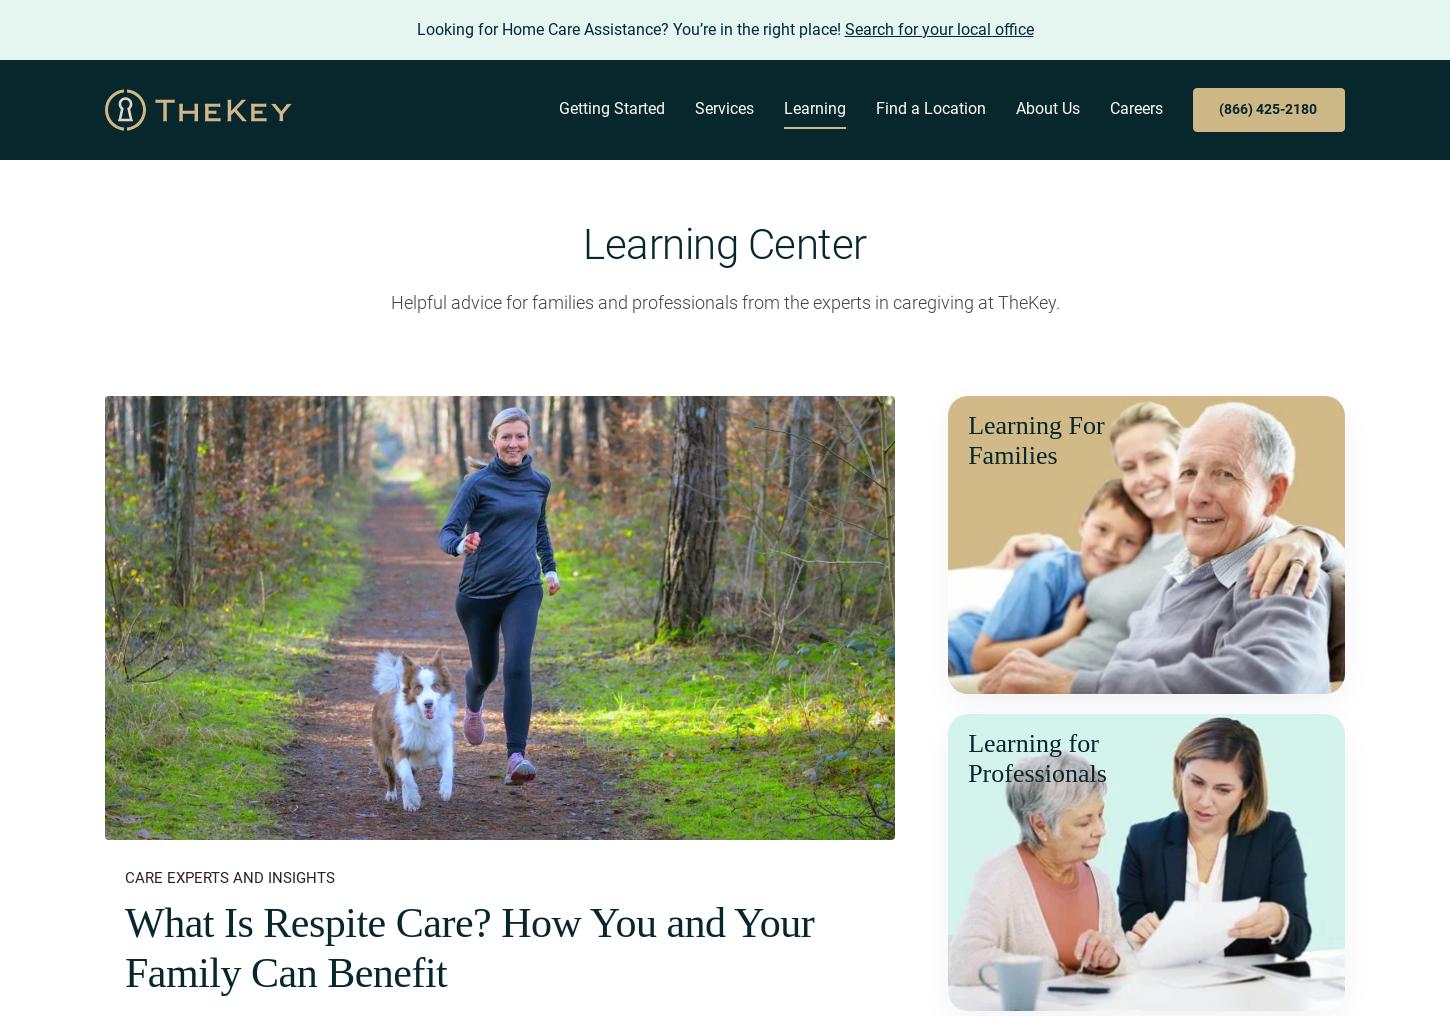 The width and height of the screenshot is (1450, 1016). What do you see at coordinates (611, 108) in the screenshot?
I see `'Getting Started'` at bounding box center [611, 108].